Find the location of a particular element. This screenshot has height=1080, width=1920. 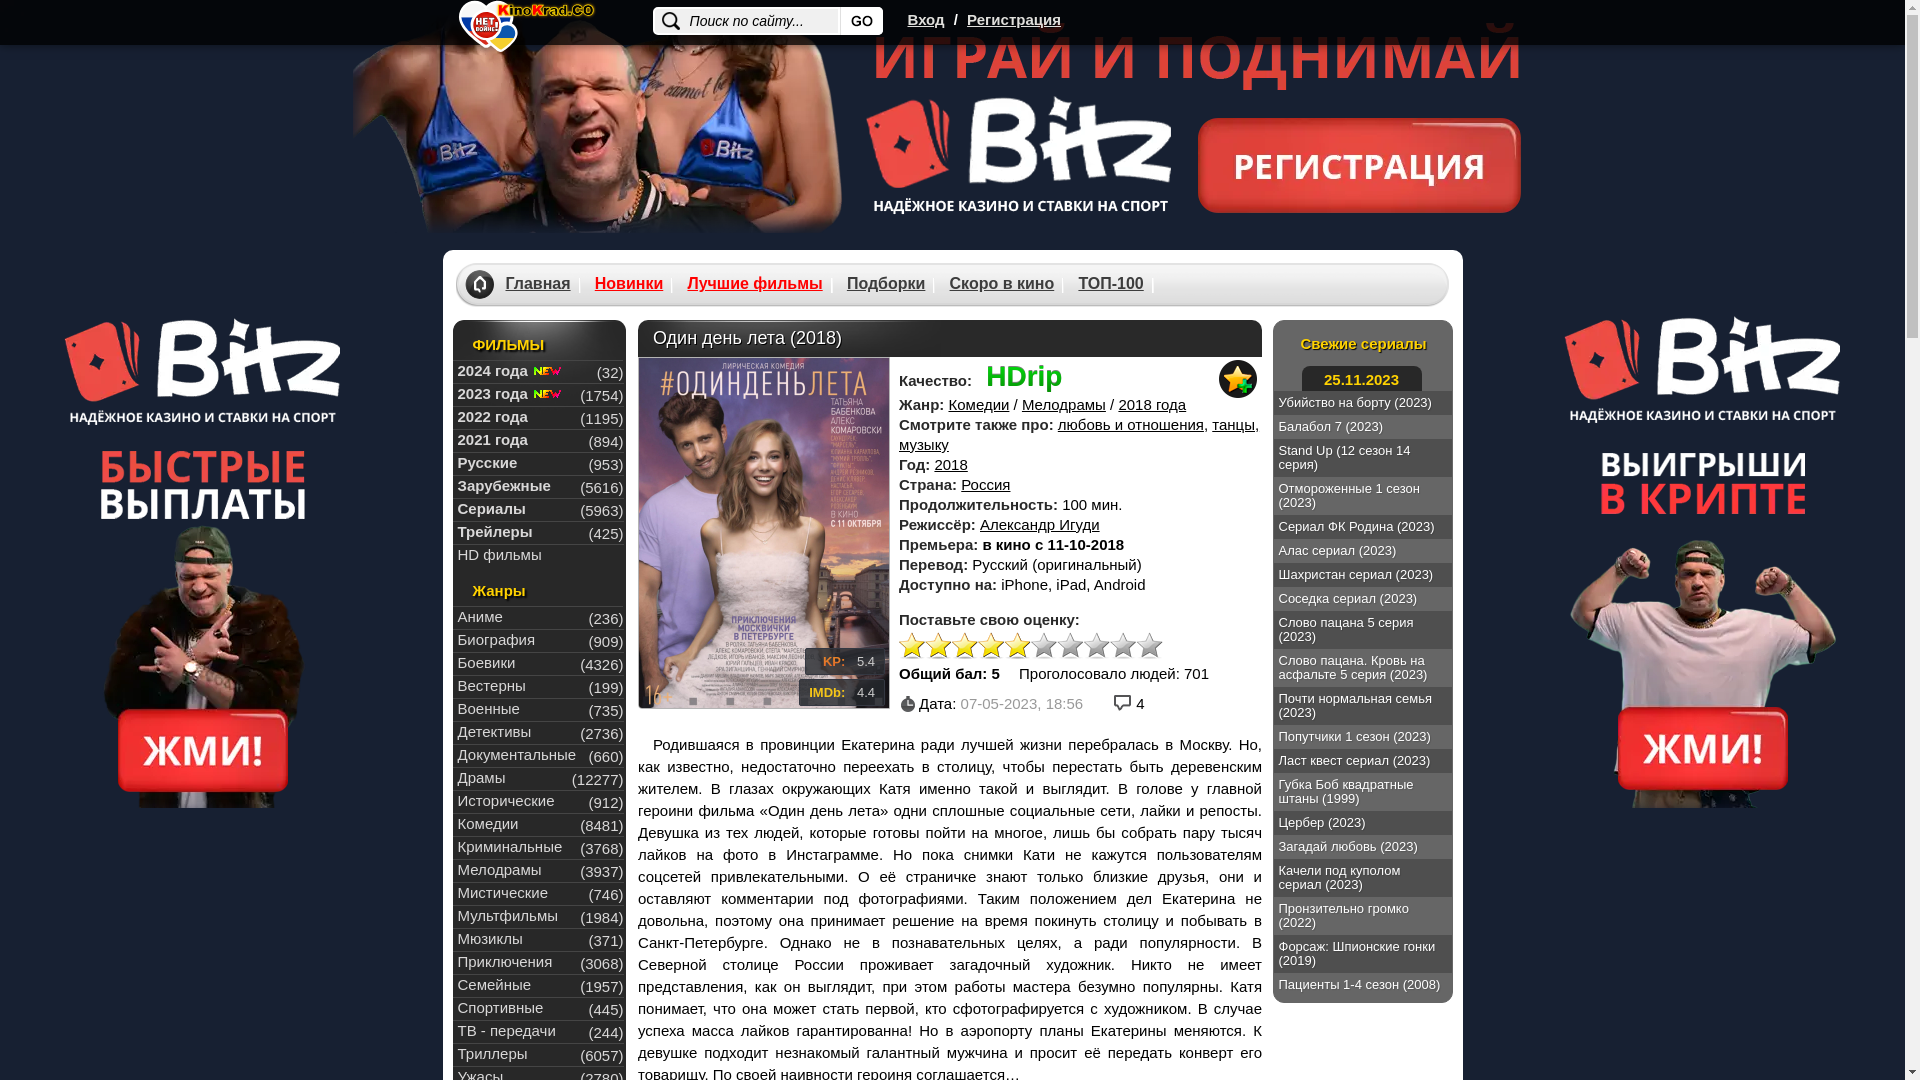

'3' is located at coordinates (964, 645).